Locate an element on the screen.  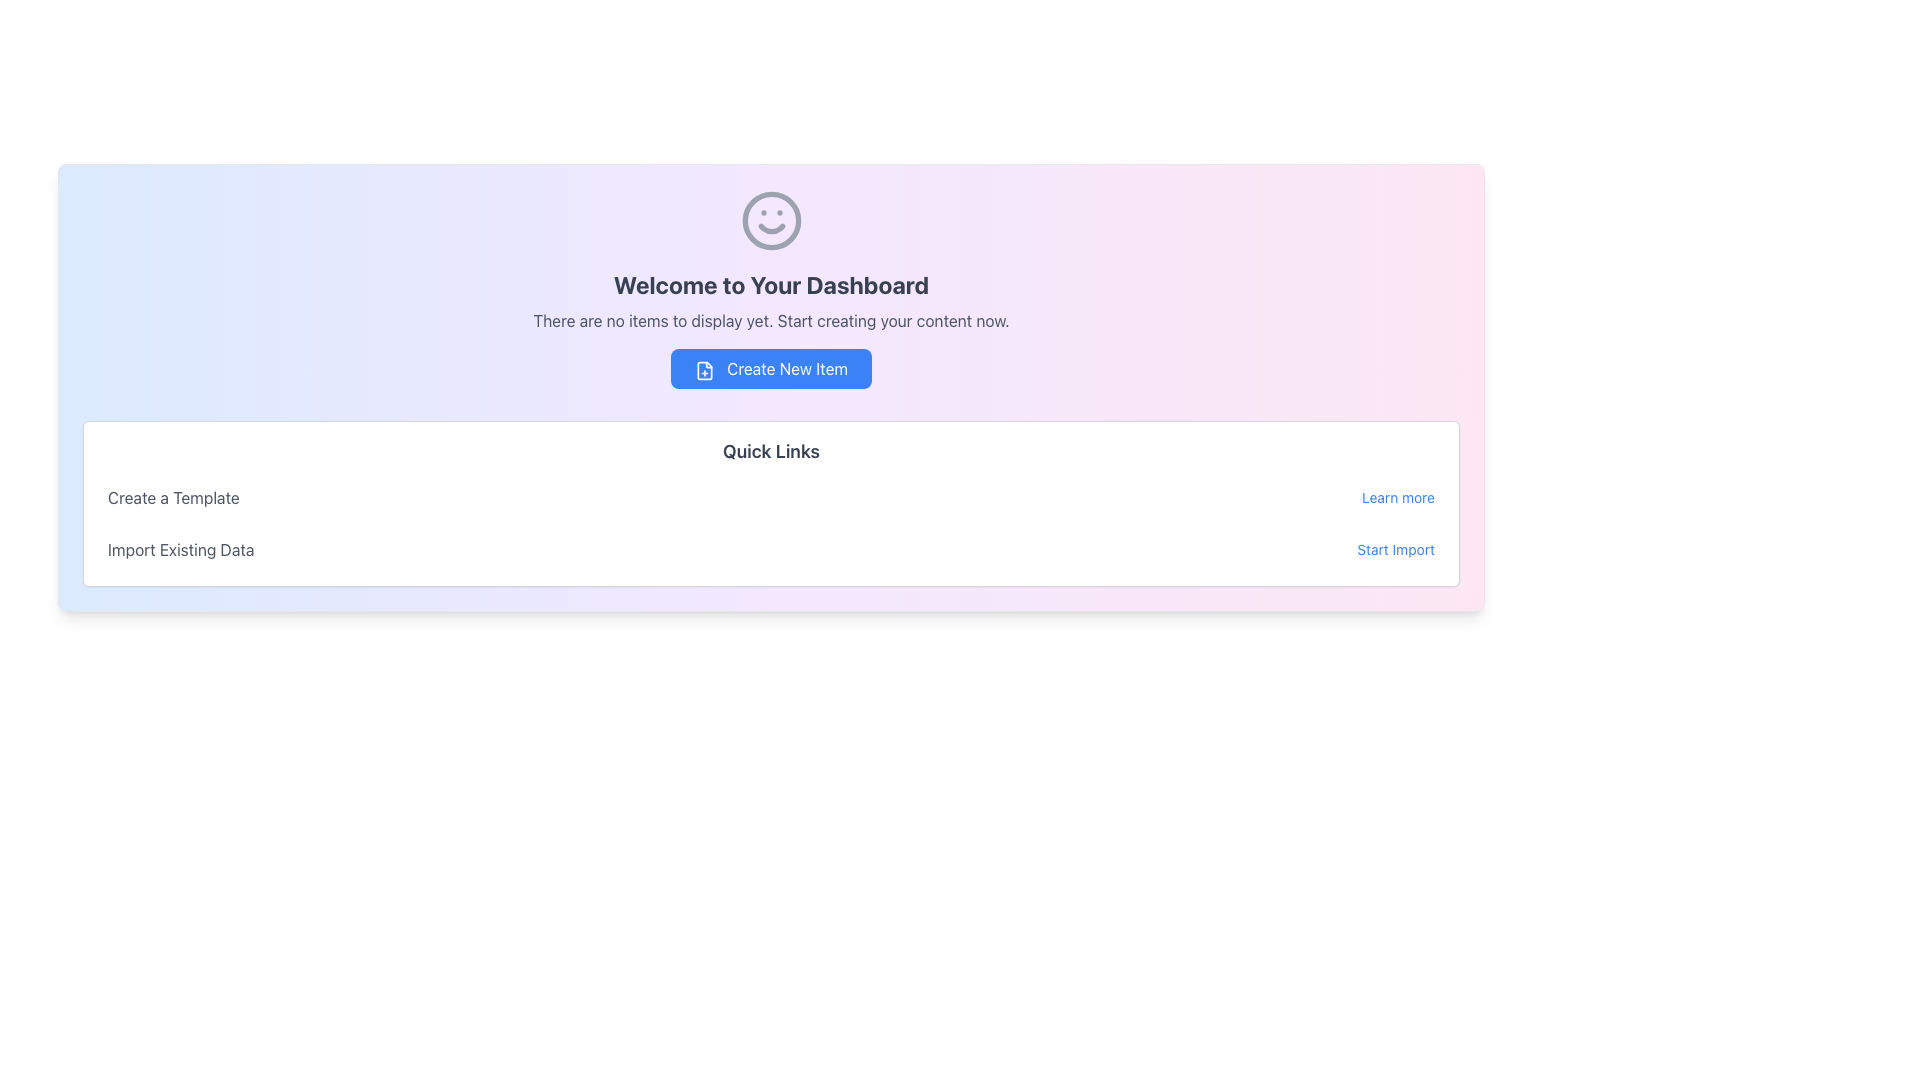
the button located beneath the text 'There are no items is located at coordinates (770, 369).